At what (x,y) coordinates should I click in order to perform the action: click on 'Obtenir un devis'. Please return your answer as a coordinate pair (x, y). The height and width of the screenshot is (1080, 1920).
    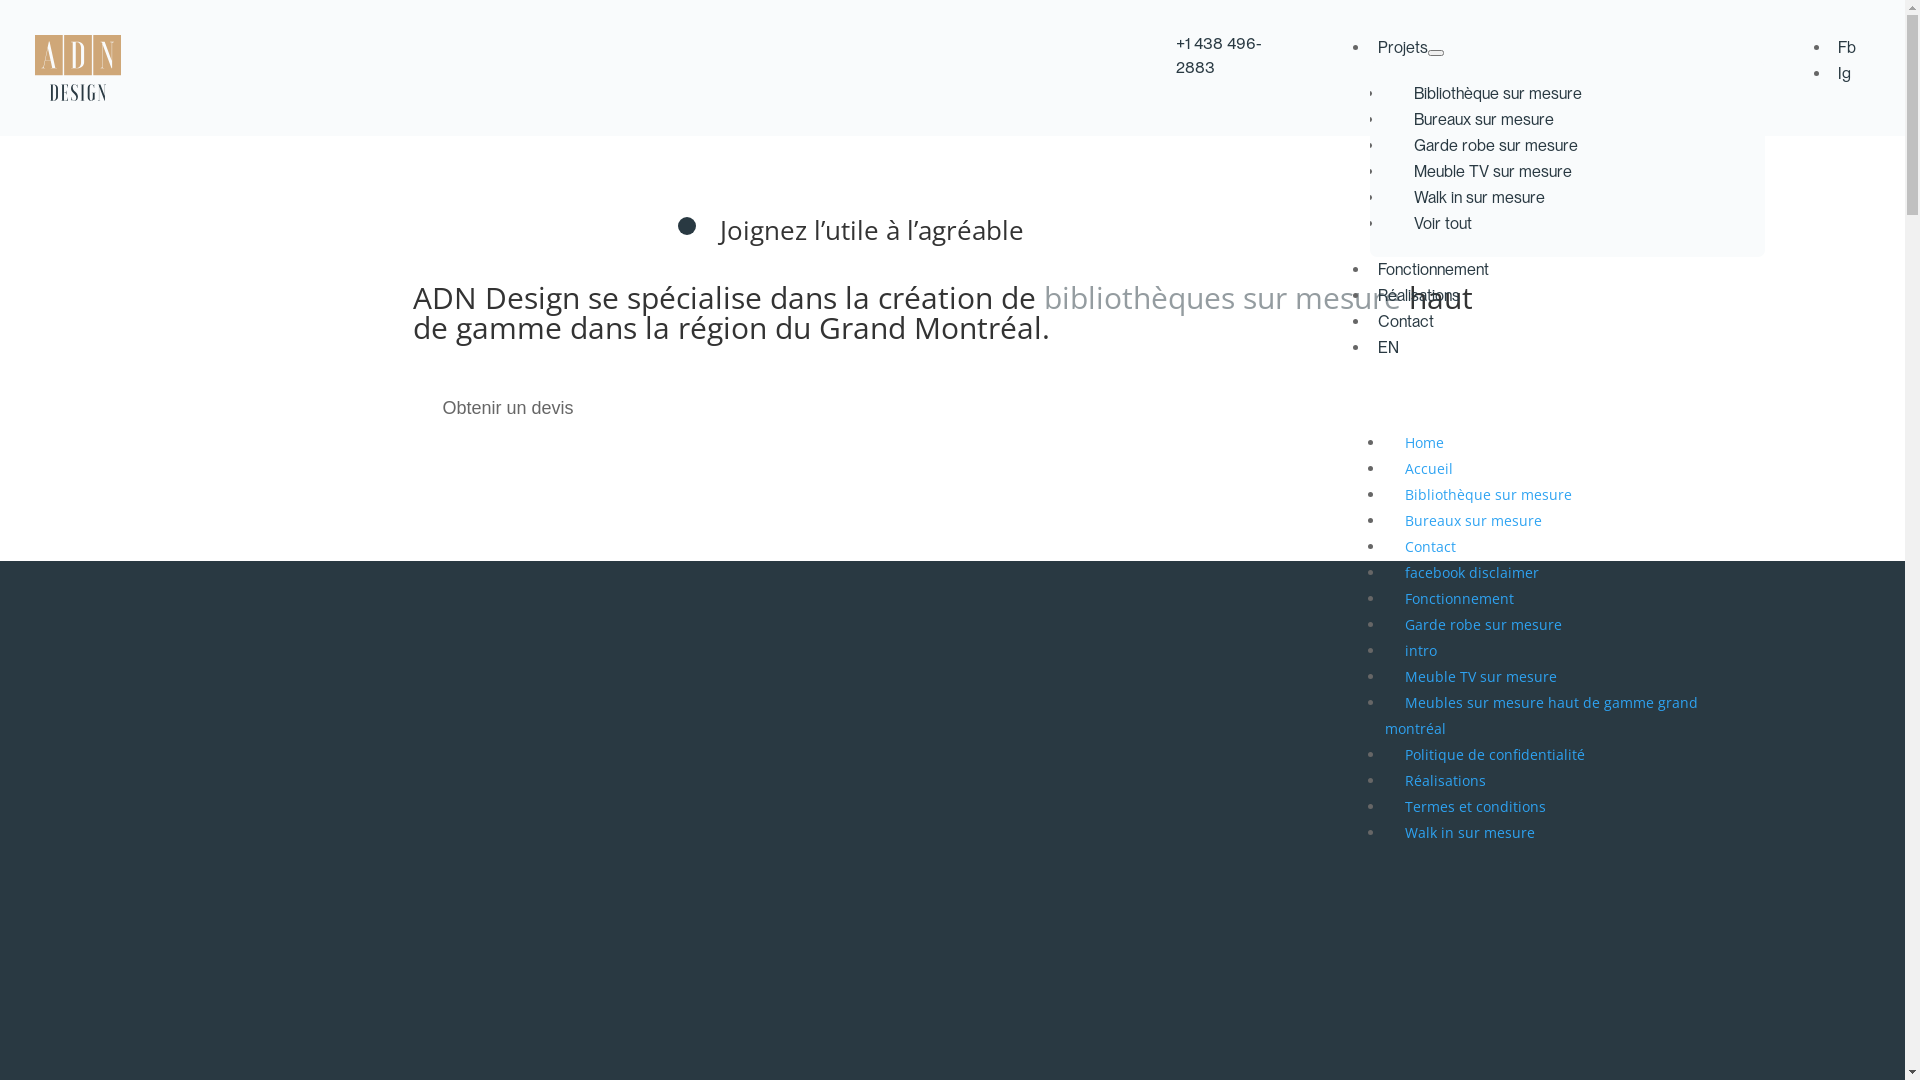
    Looking at the image, I should click on (507, 407).